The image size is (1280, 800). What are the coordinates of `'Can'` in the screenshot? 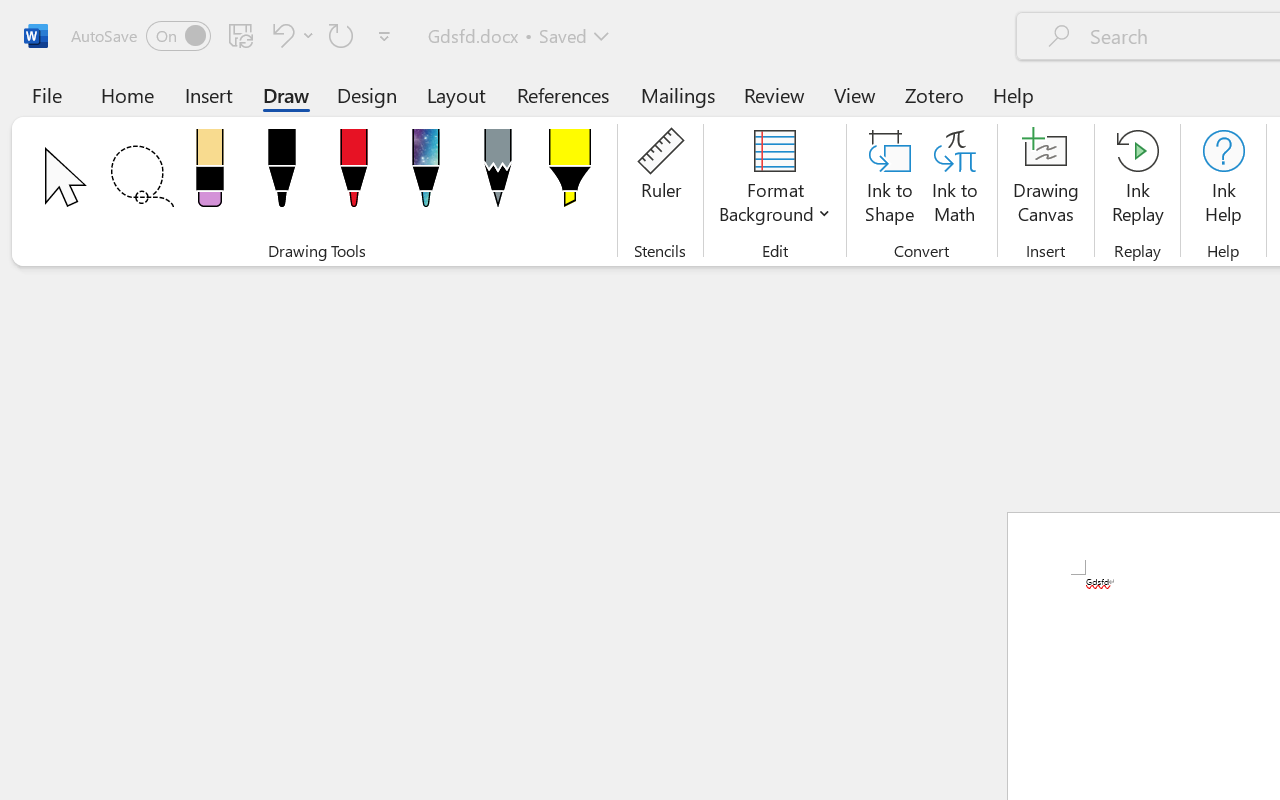 It's located at (341, 34).